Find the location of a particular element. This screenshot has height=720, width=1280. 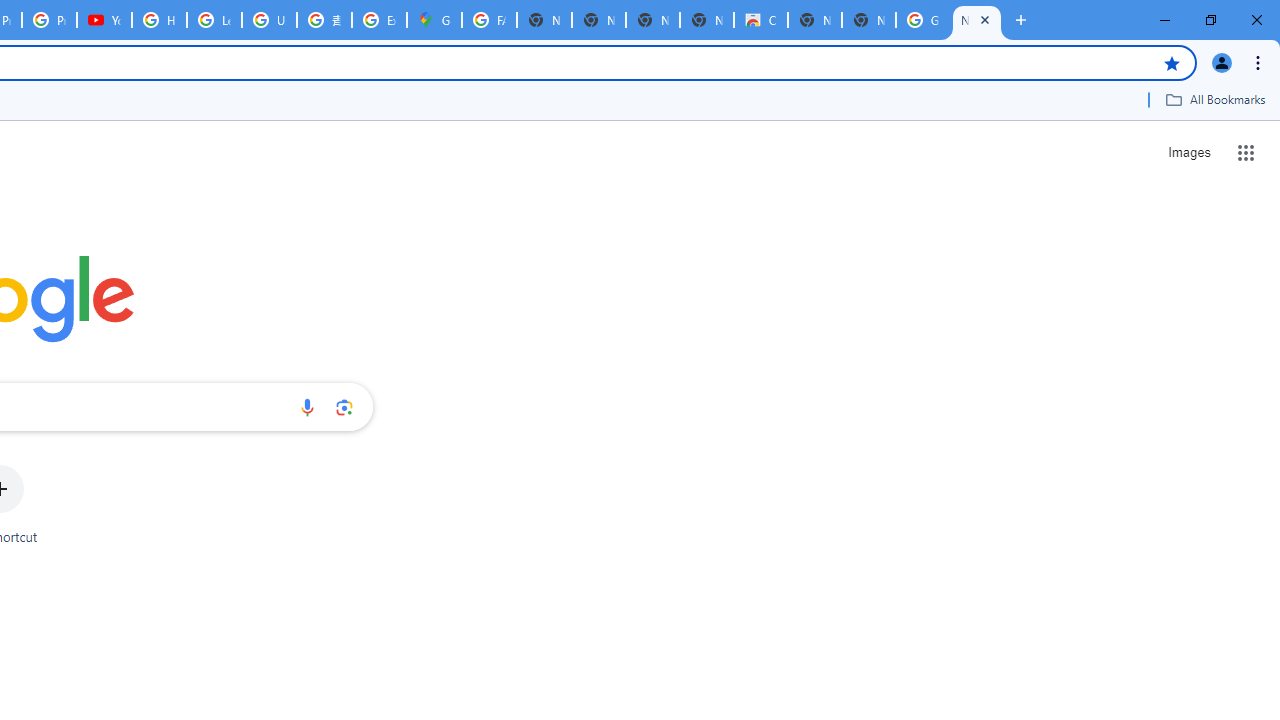

'Explore new street-level details - Google Maps Help' is located at coordinates (379, 20).